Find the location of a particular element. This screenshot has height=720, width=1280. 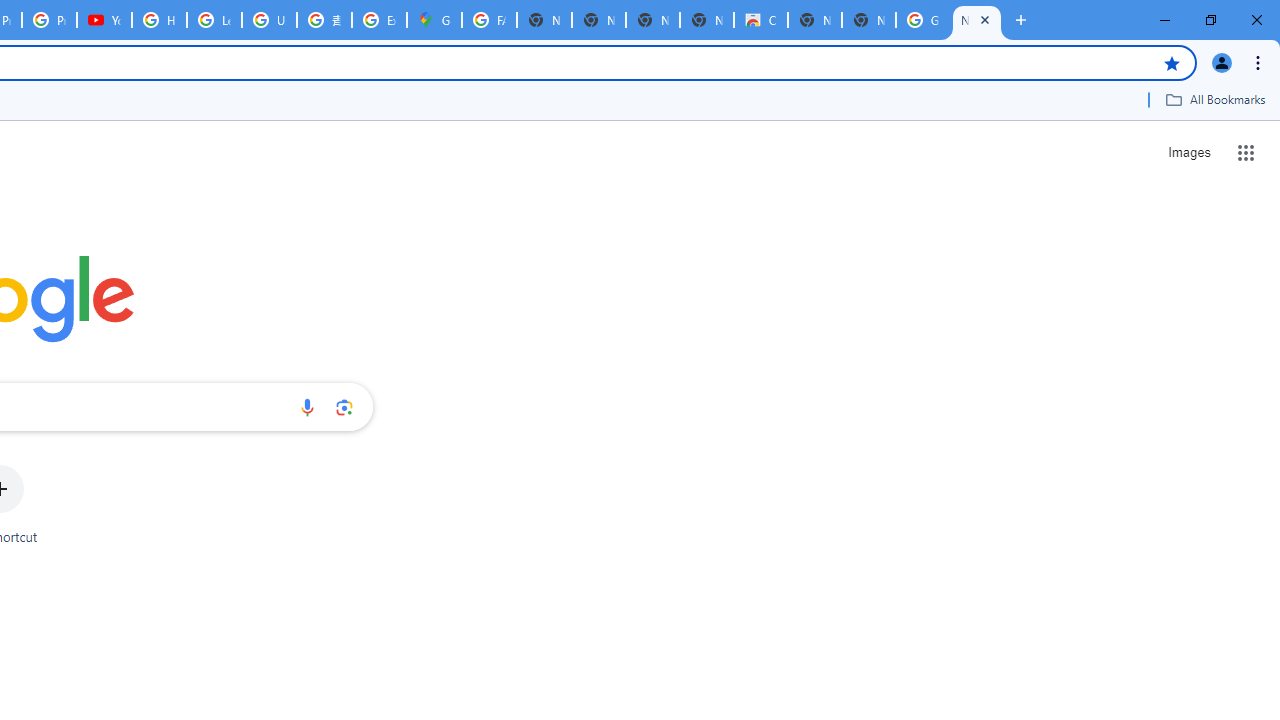

'Explore new street-level details - Google Maps Help' is located at coordinates (379, 20).